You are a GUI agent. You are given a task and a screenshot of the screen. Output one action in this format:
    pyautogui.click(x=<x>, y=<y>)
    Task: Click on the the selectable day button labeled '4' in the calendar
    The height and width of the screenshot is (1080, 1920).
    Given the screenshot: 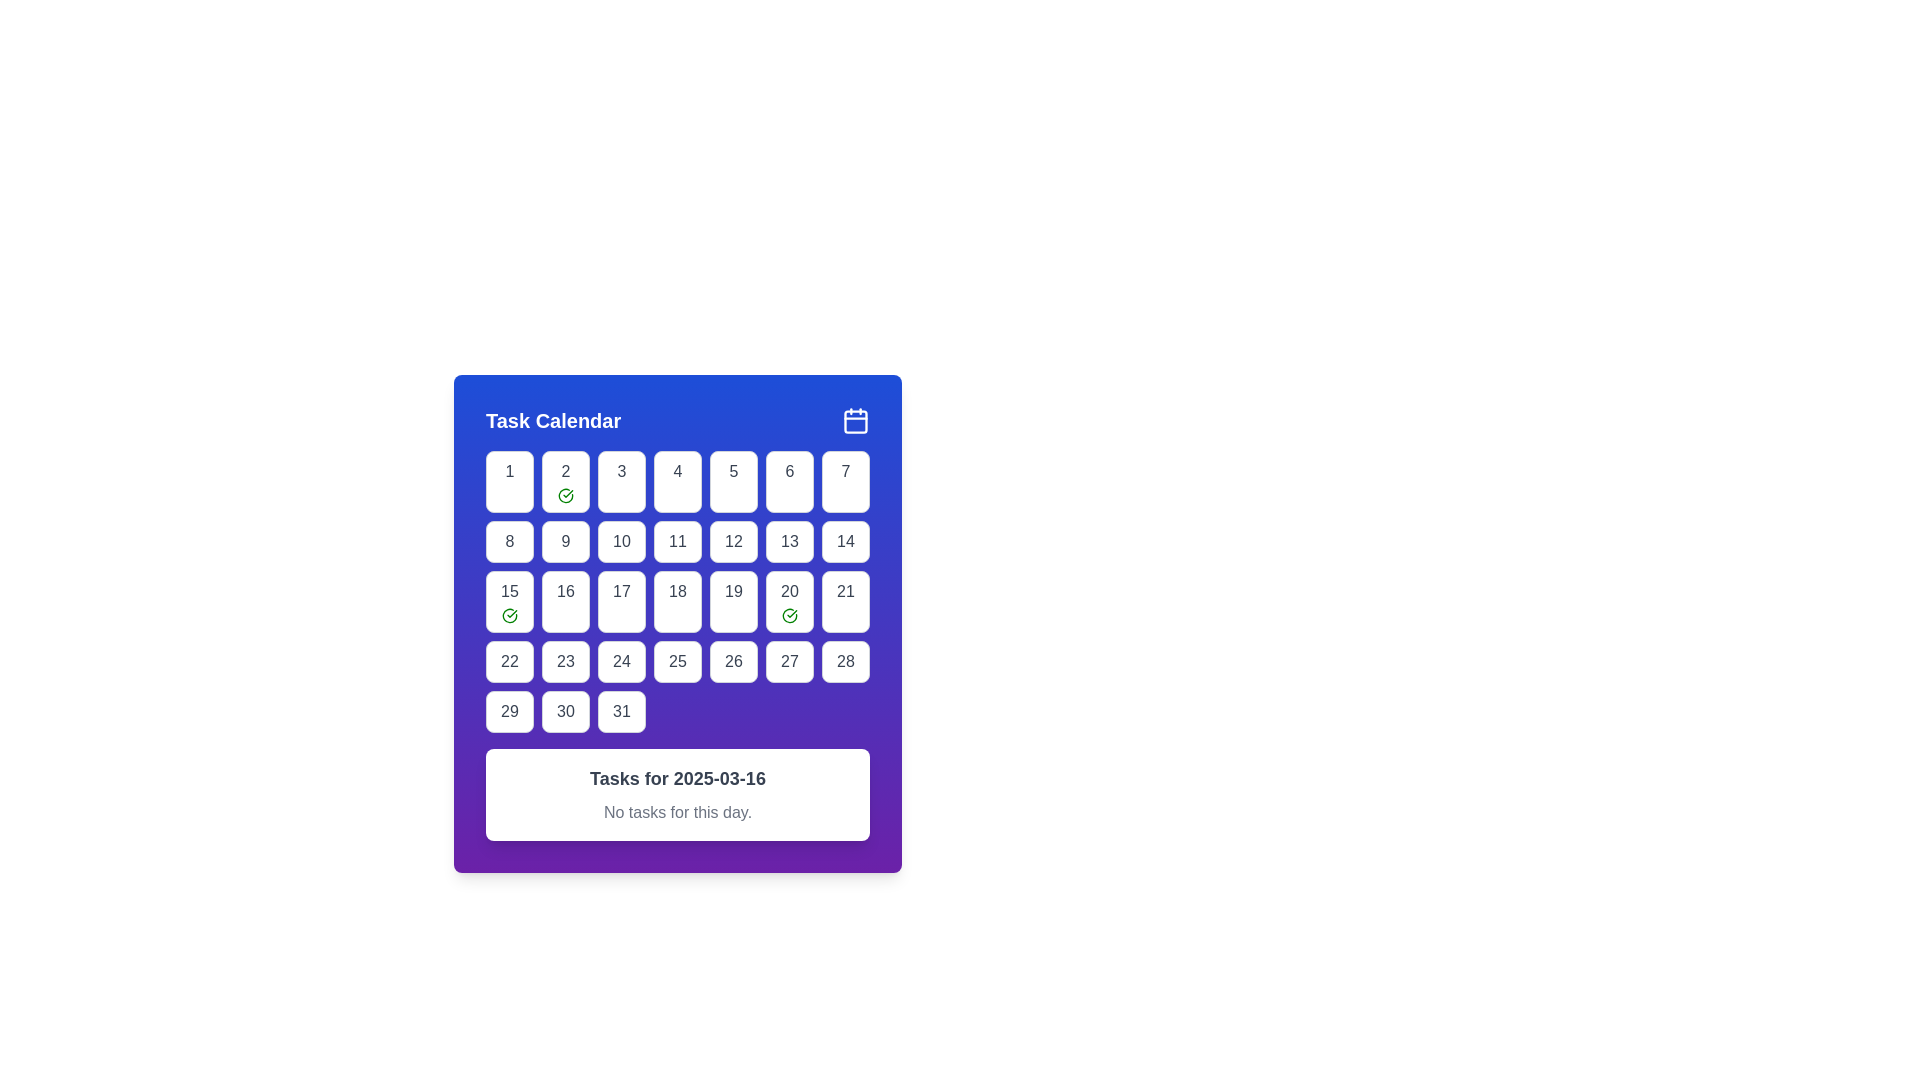 What is the action you would take?
    pyautogui.click(x=677, y=482)
    